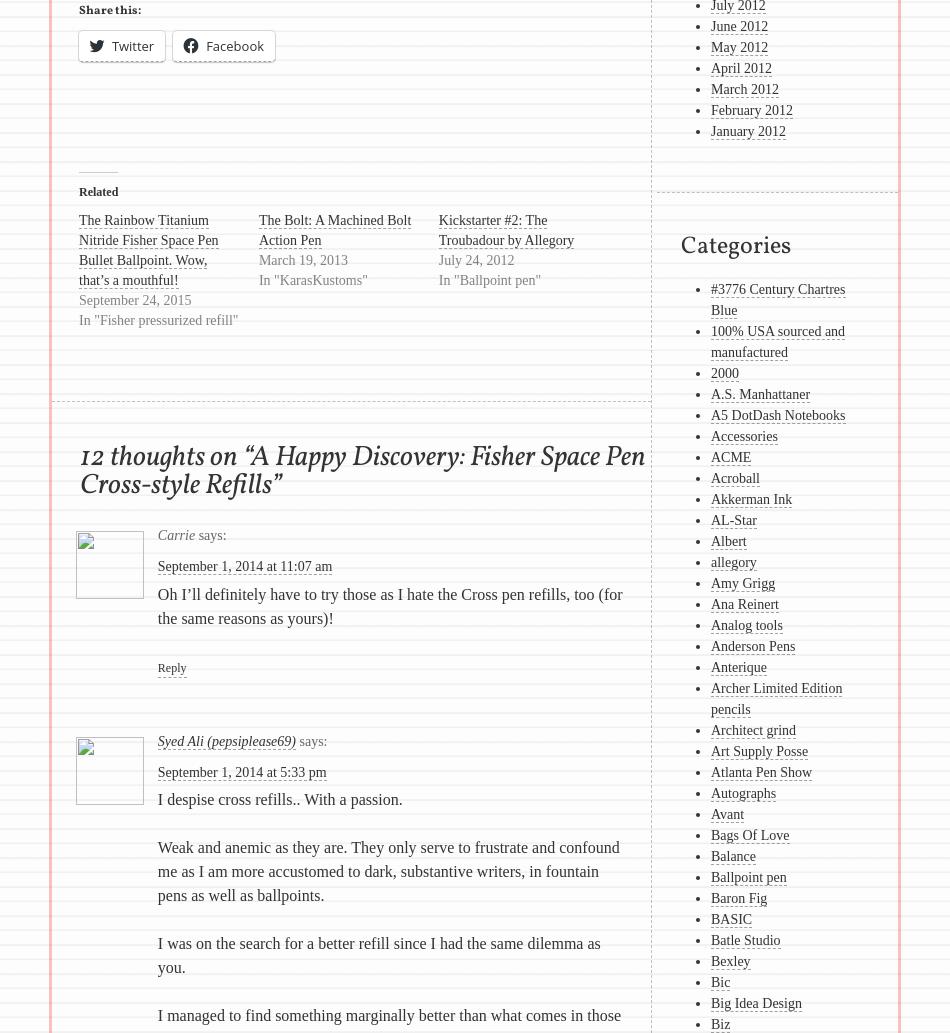 This screenshot has height=1033, width=950. I want to click on 'Archer Limited Edition pencils', so click(774, 699).